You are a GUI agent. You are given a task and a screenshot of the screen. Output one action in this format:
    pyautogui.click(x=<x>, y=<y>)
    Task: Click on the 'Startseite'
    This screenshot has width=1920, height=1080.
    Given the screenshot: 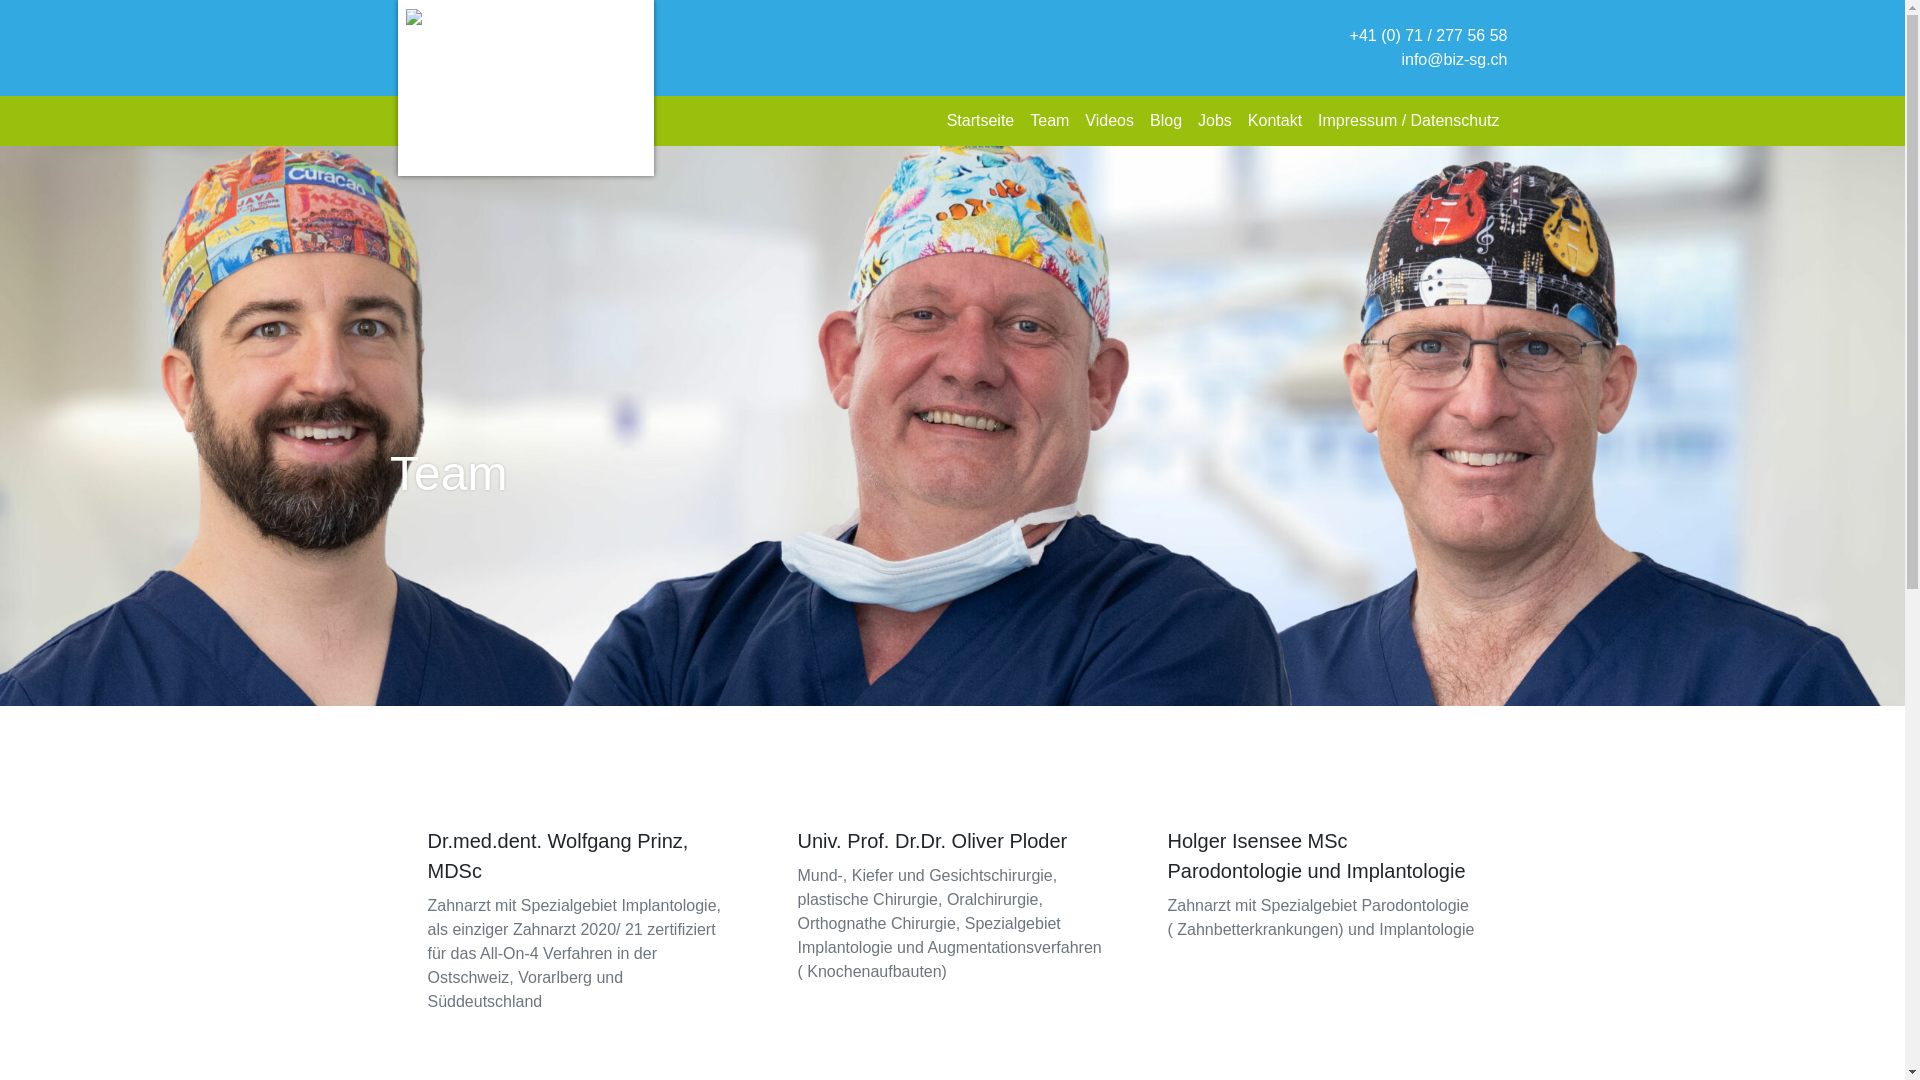 What is the action you would take?
    pyautogui.click(x=980, y=120)
    